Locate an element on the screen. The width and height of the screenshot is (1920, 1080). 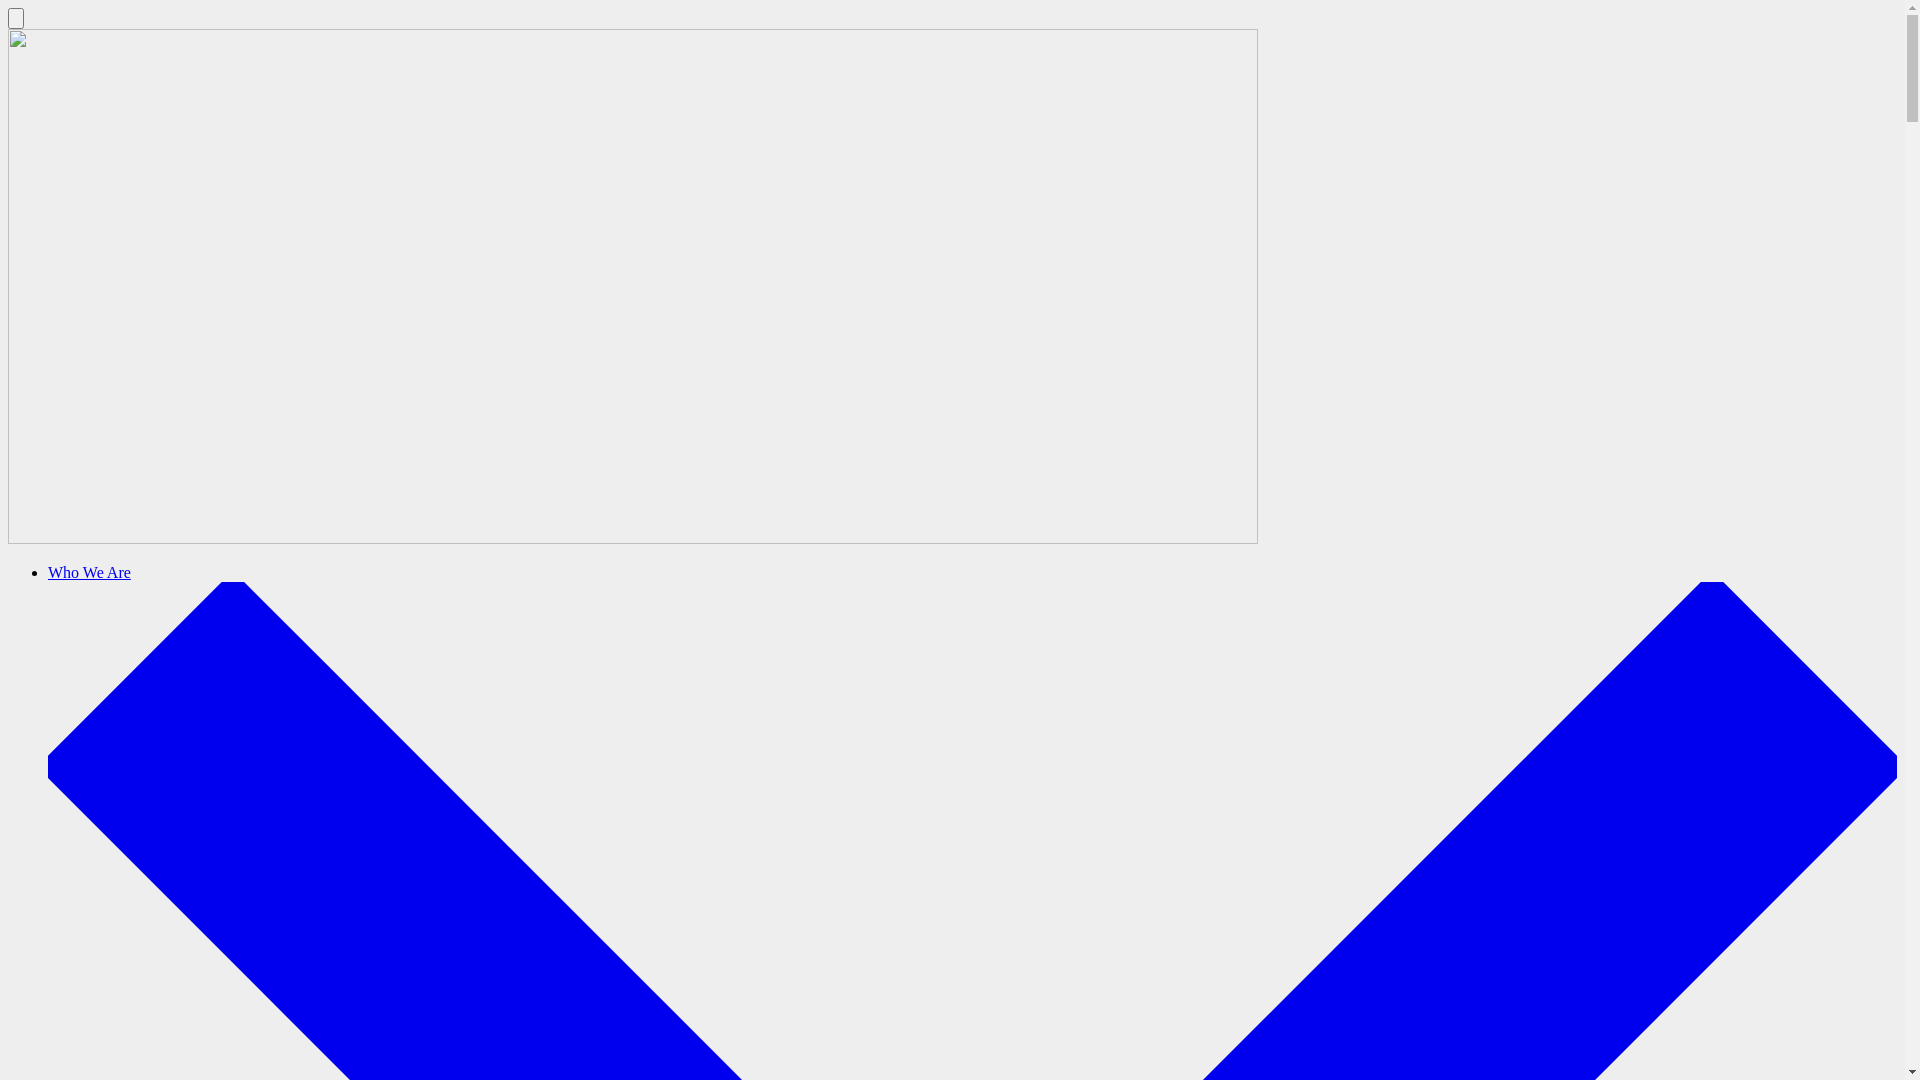
'Skip to content' is located at coordinates (7, 7).